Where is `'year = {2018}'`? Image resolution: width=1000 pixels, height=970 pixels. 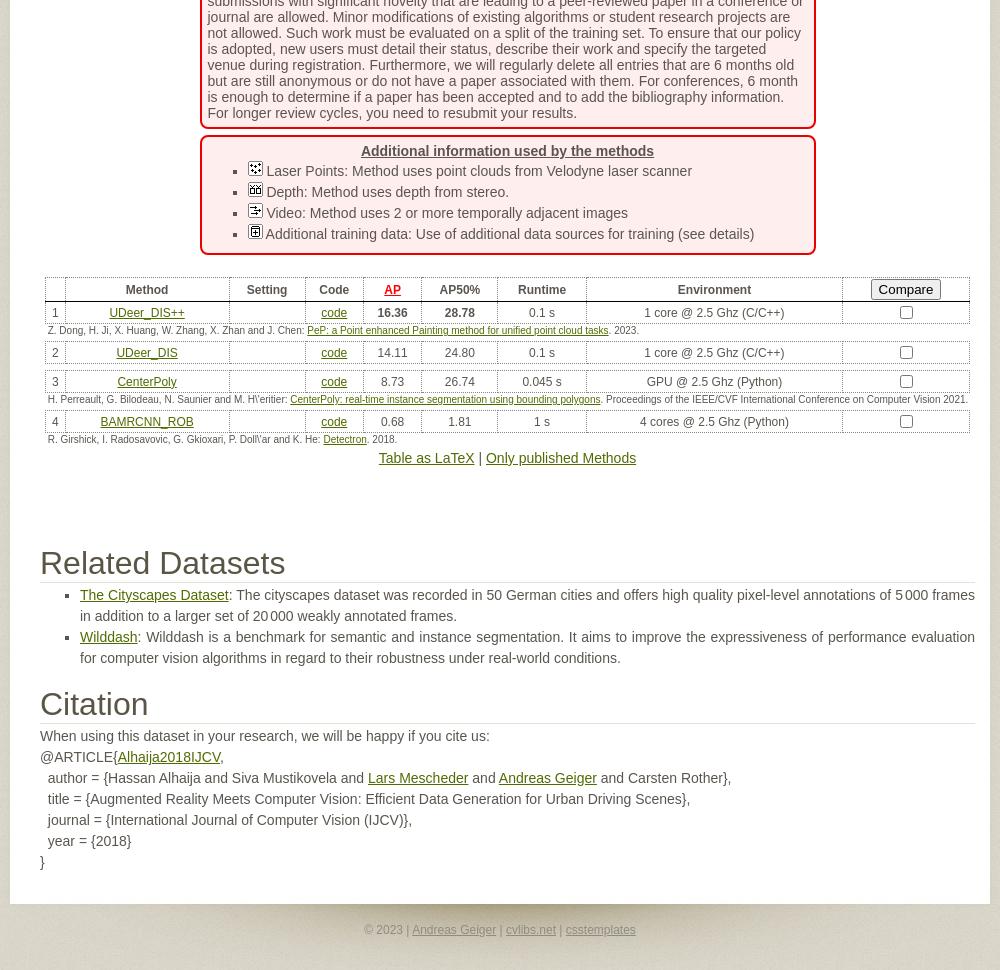
'year = {2018}' is located at coordinates (84, 839).